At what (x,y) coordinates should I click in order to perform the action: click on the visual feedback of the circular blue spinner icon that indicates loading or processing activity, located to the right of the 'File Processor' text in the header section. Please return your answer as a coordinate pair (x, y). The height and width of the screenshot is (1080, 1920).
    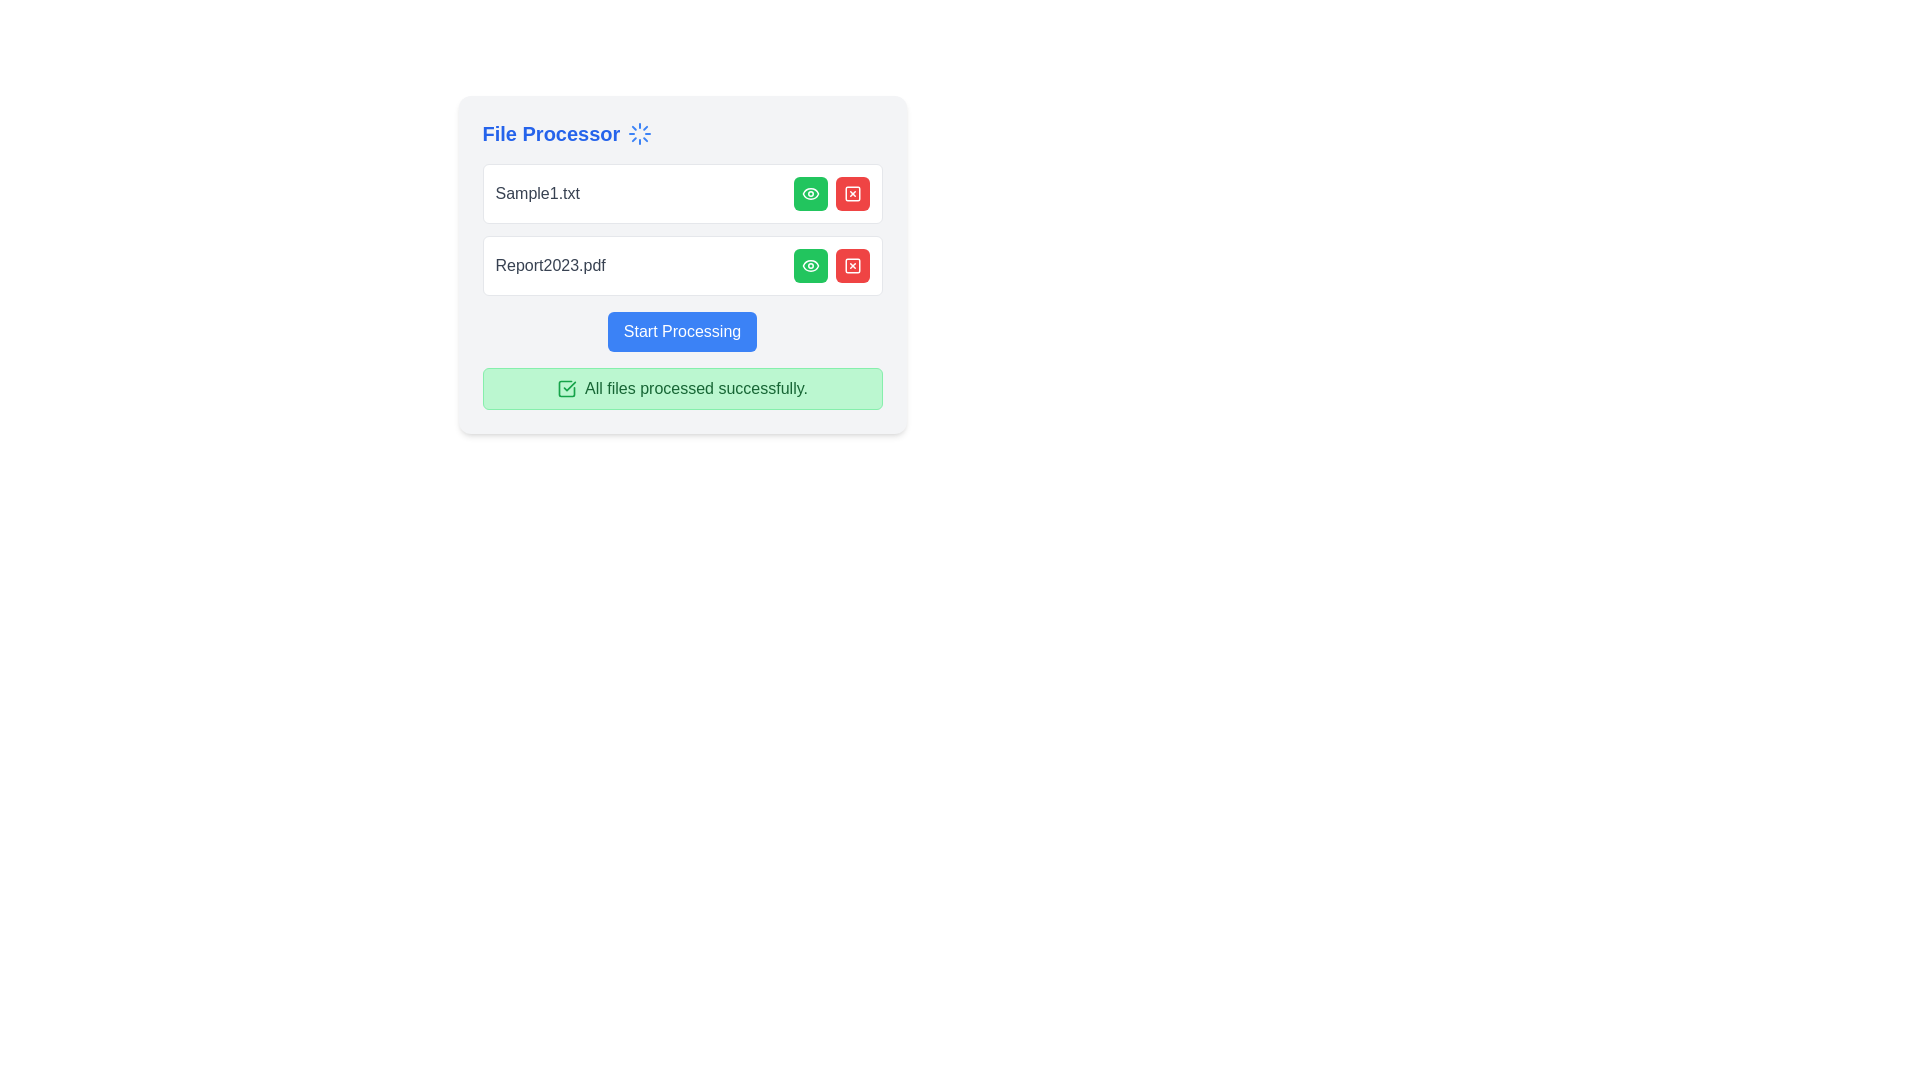
    Looking at the image, I should click on (640, 134).